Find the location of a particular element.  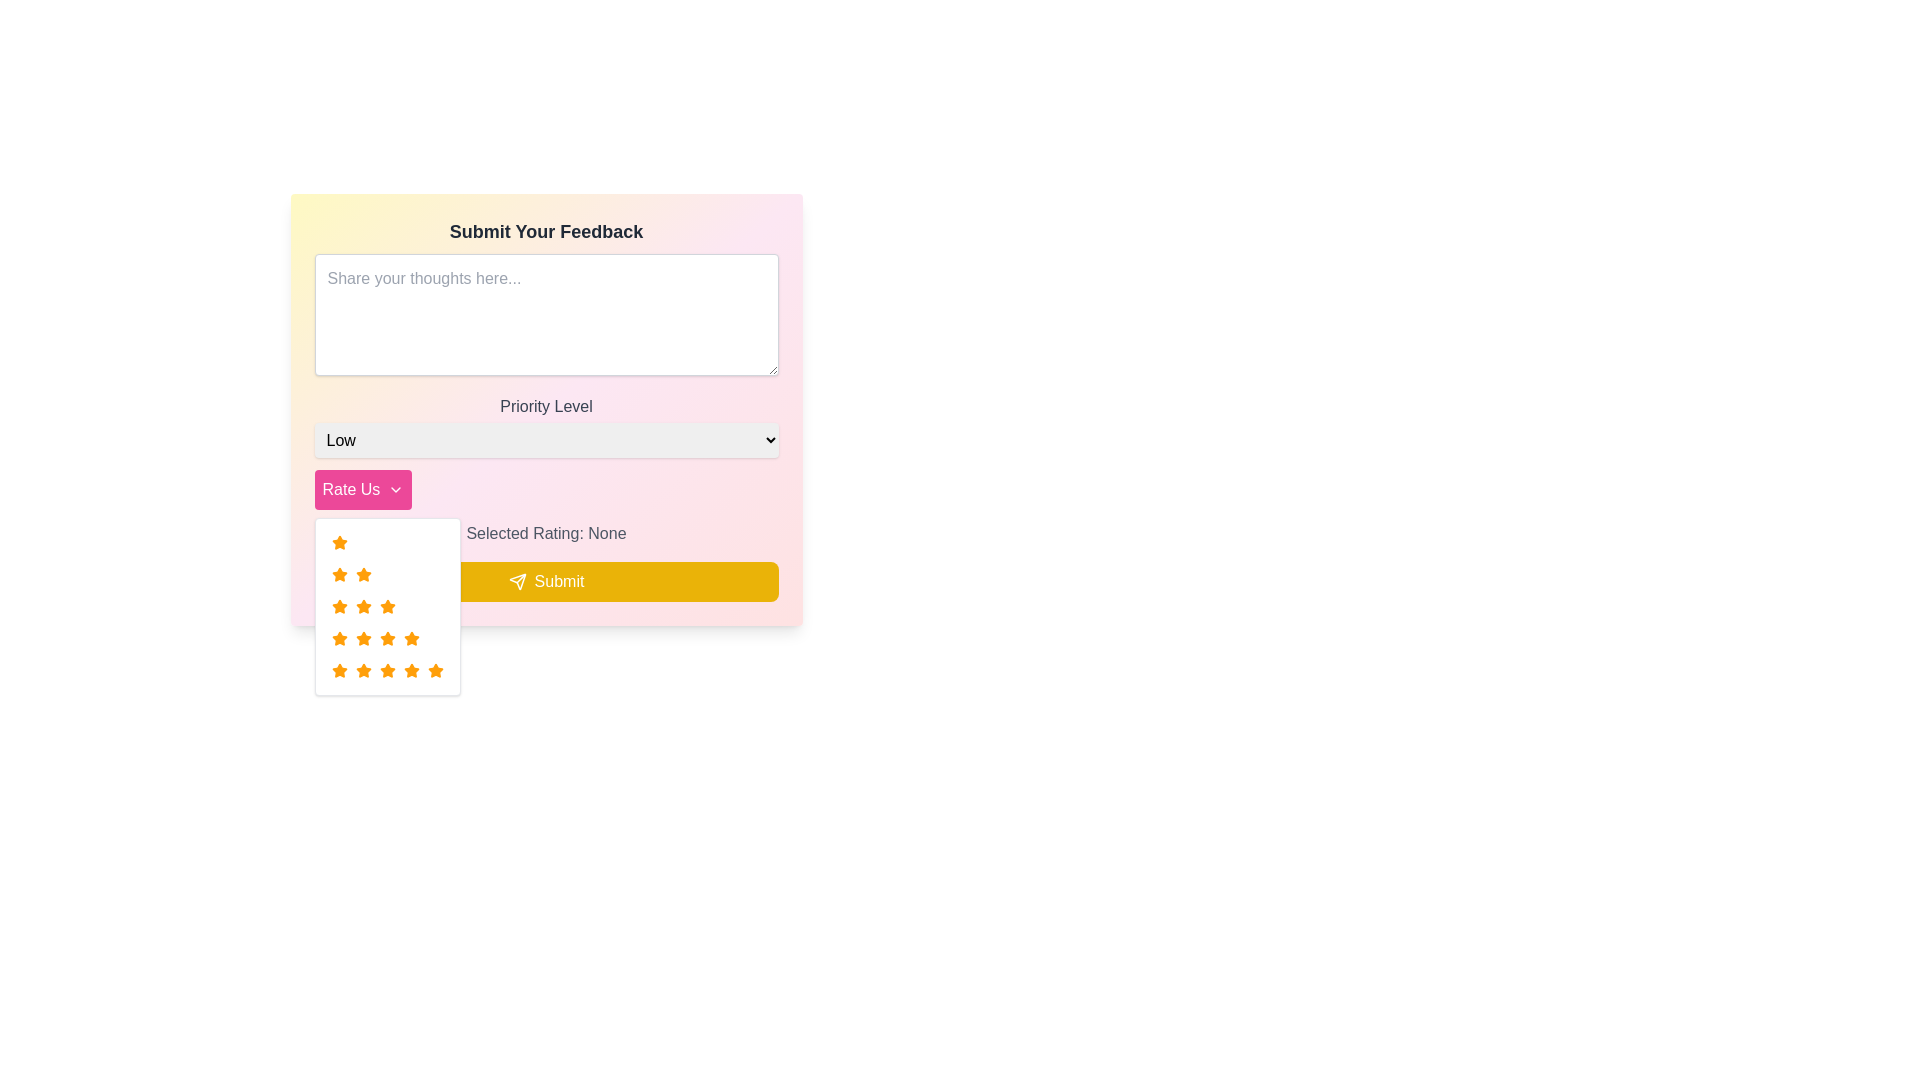

the topmost dropdown menu item for rating located below the 'Rate Us' button is located at coordinates (387, 543).